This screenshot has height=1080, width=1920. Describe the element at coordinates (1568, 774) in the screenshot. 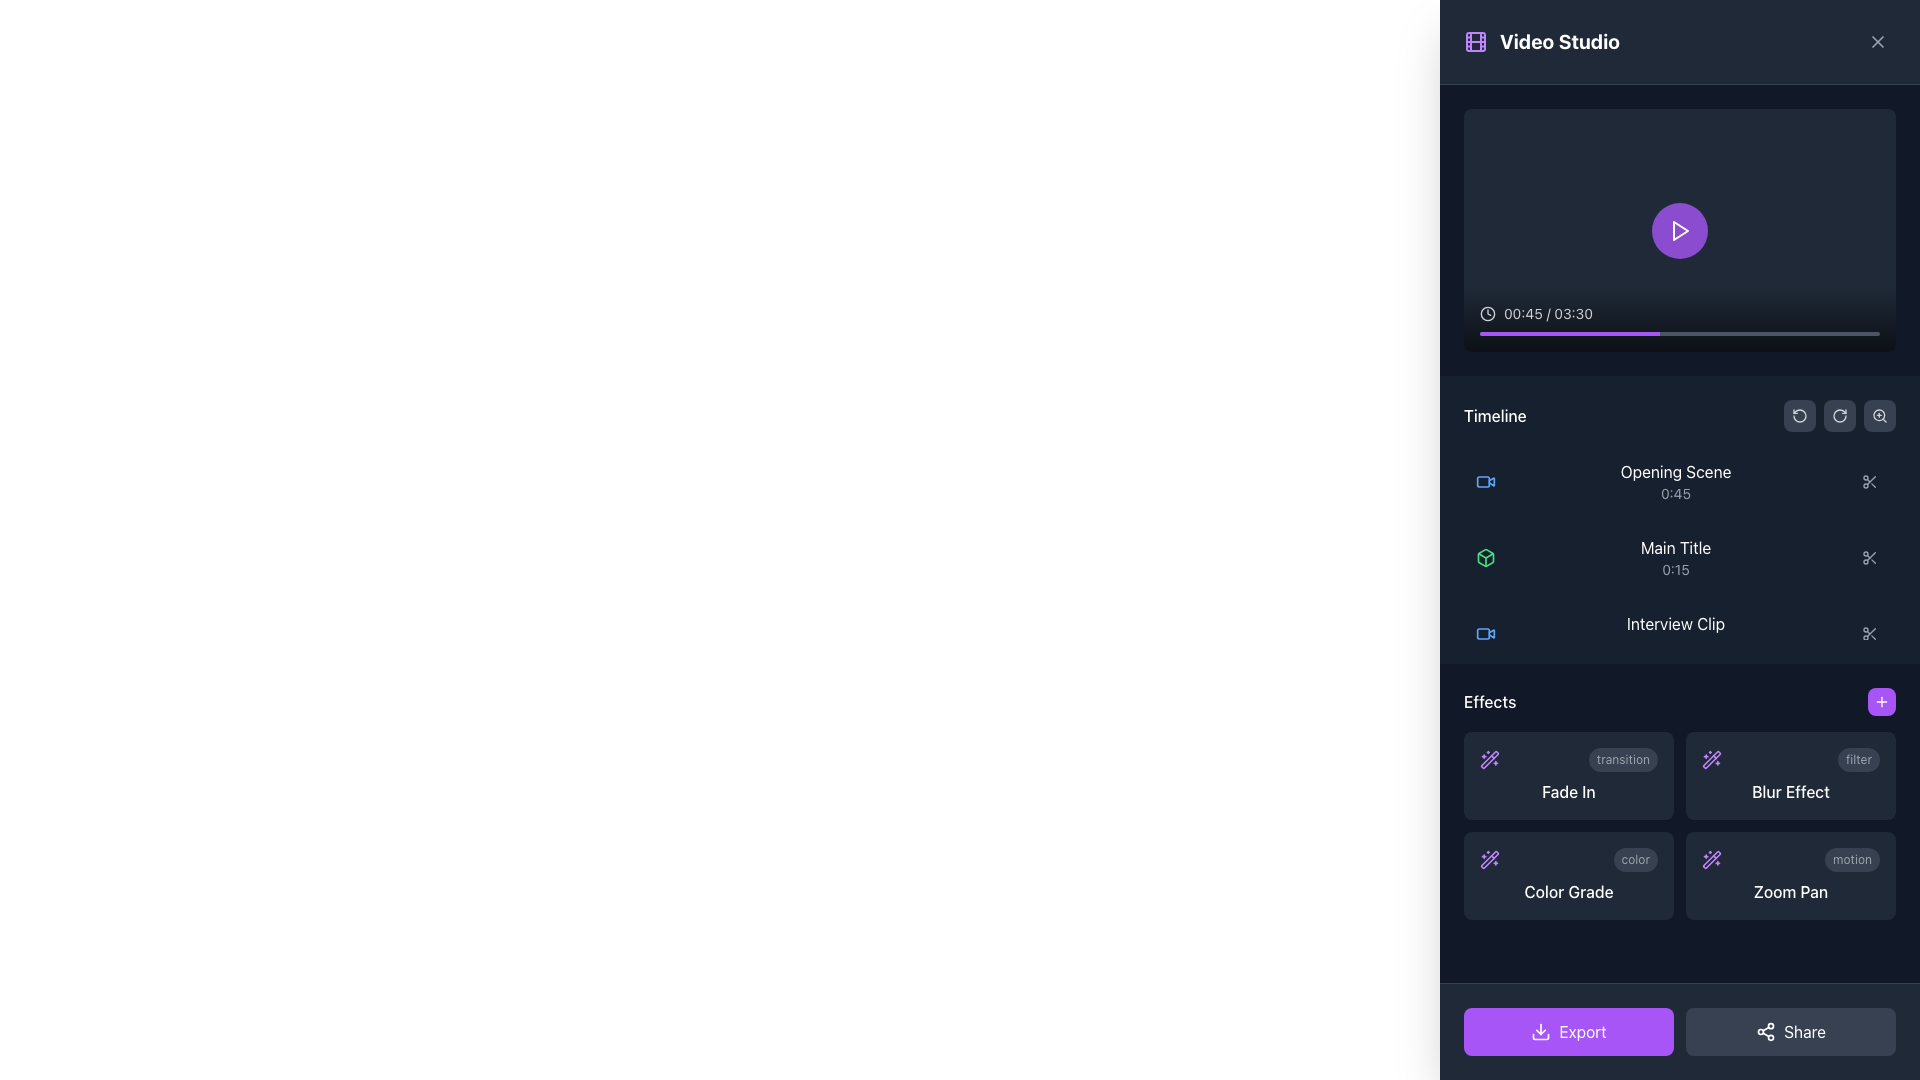

I see `the 'Fade In' effect tile located in the Effects section of the layout, which has a dark gray background, a purple sparkles icon, and a label saying 'transition'` at that location.